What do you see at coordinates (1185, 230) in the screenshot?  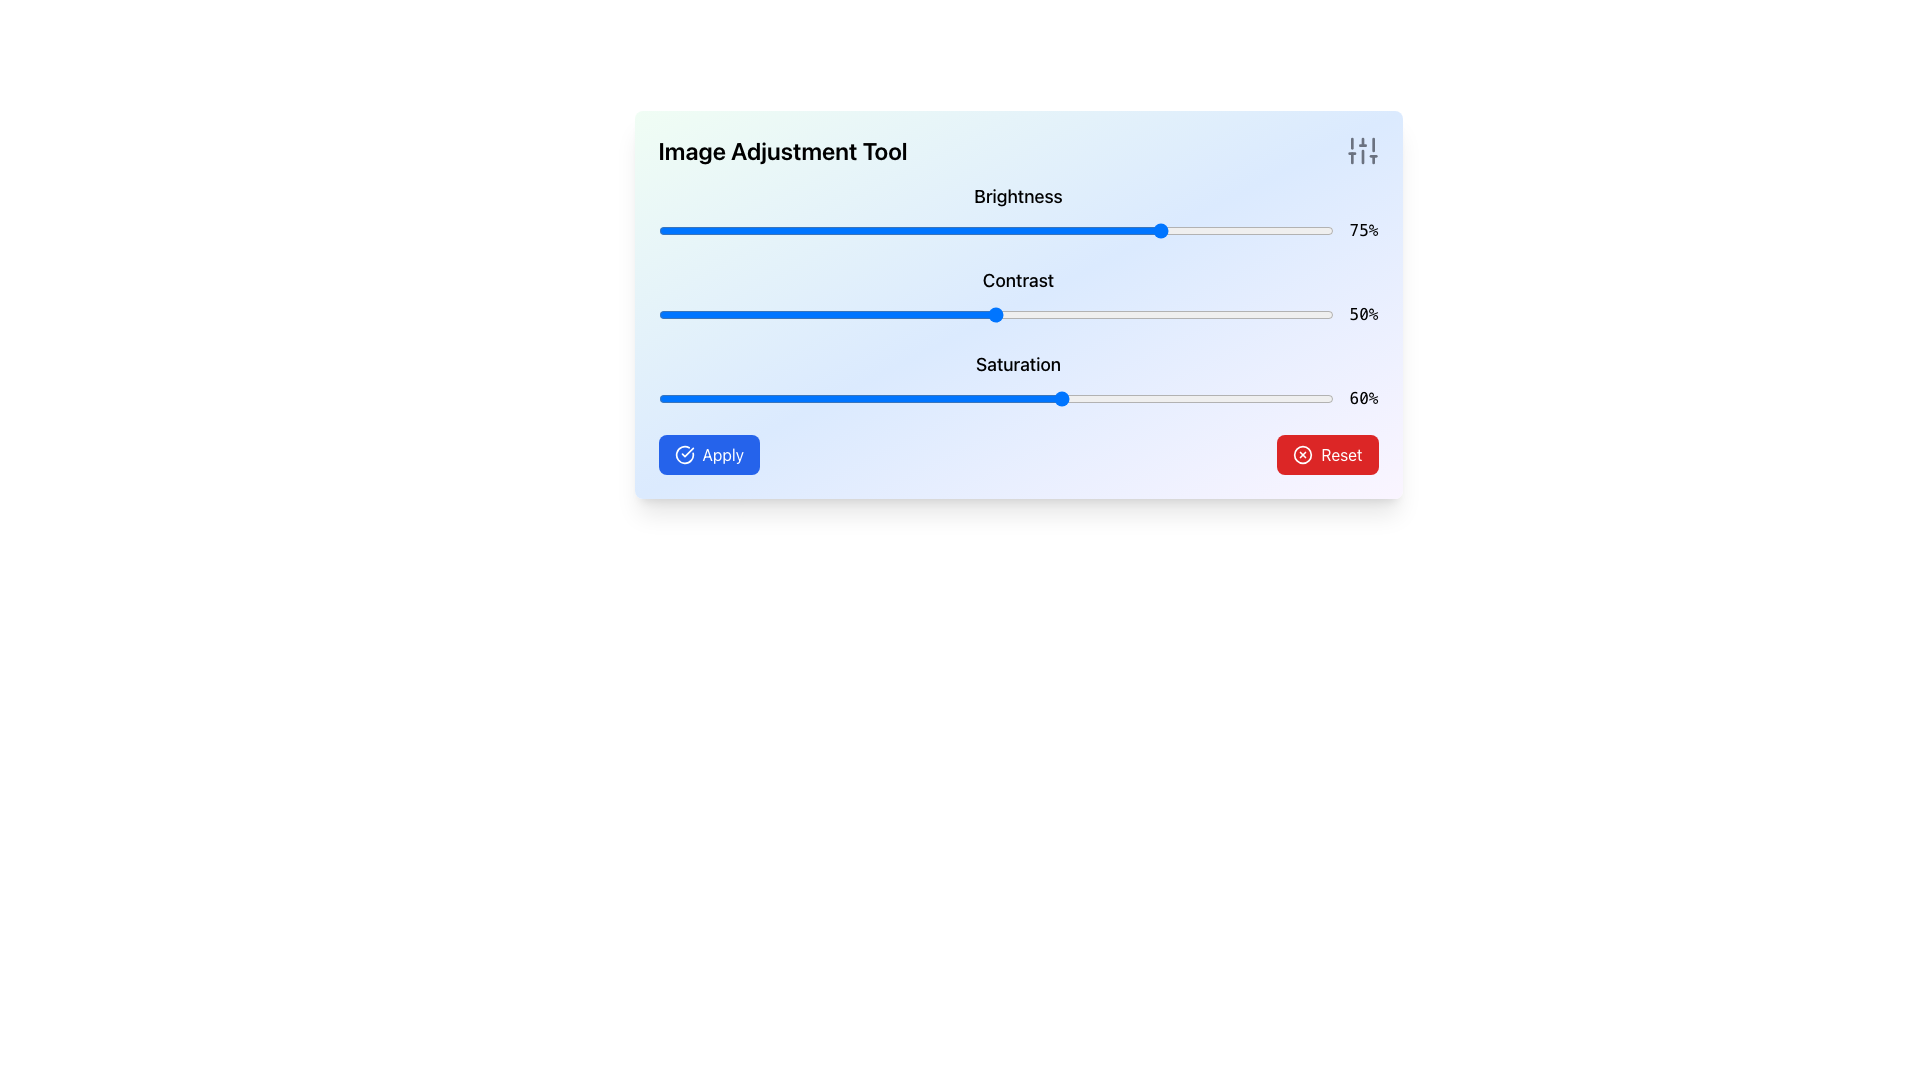 I see `brightness` at bounding box center [1185, 230].